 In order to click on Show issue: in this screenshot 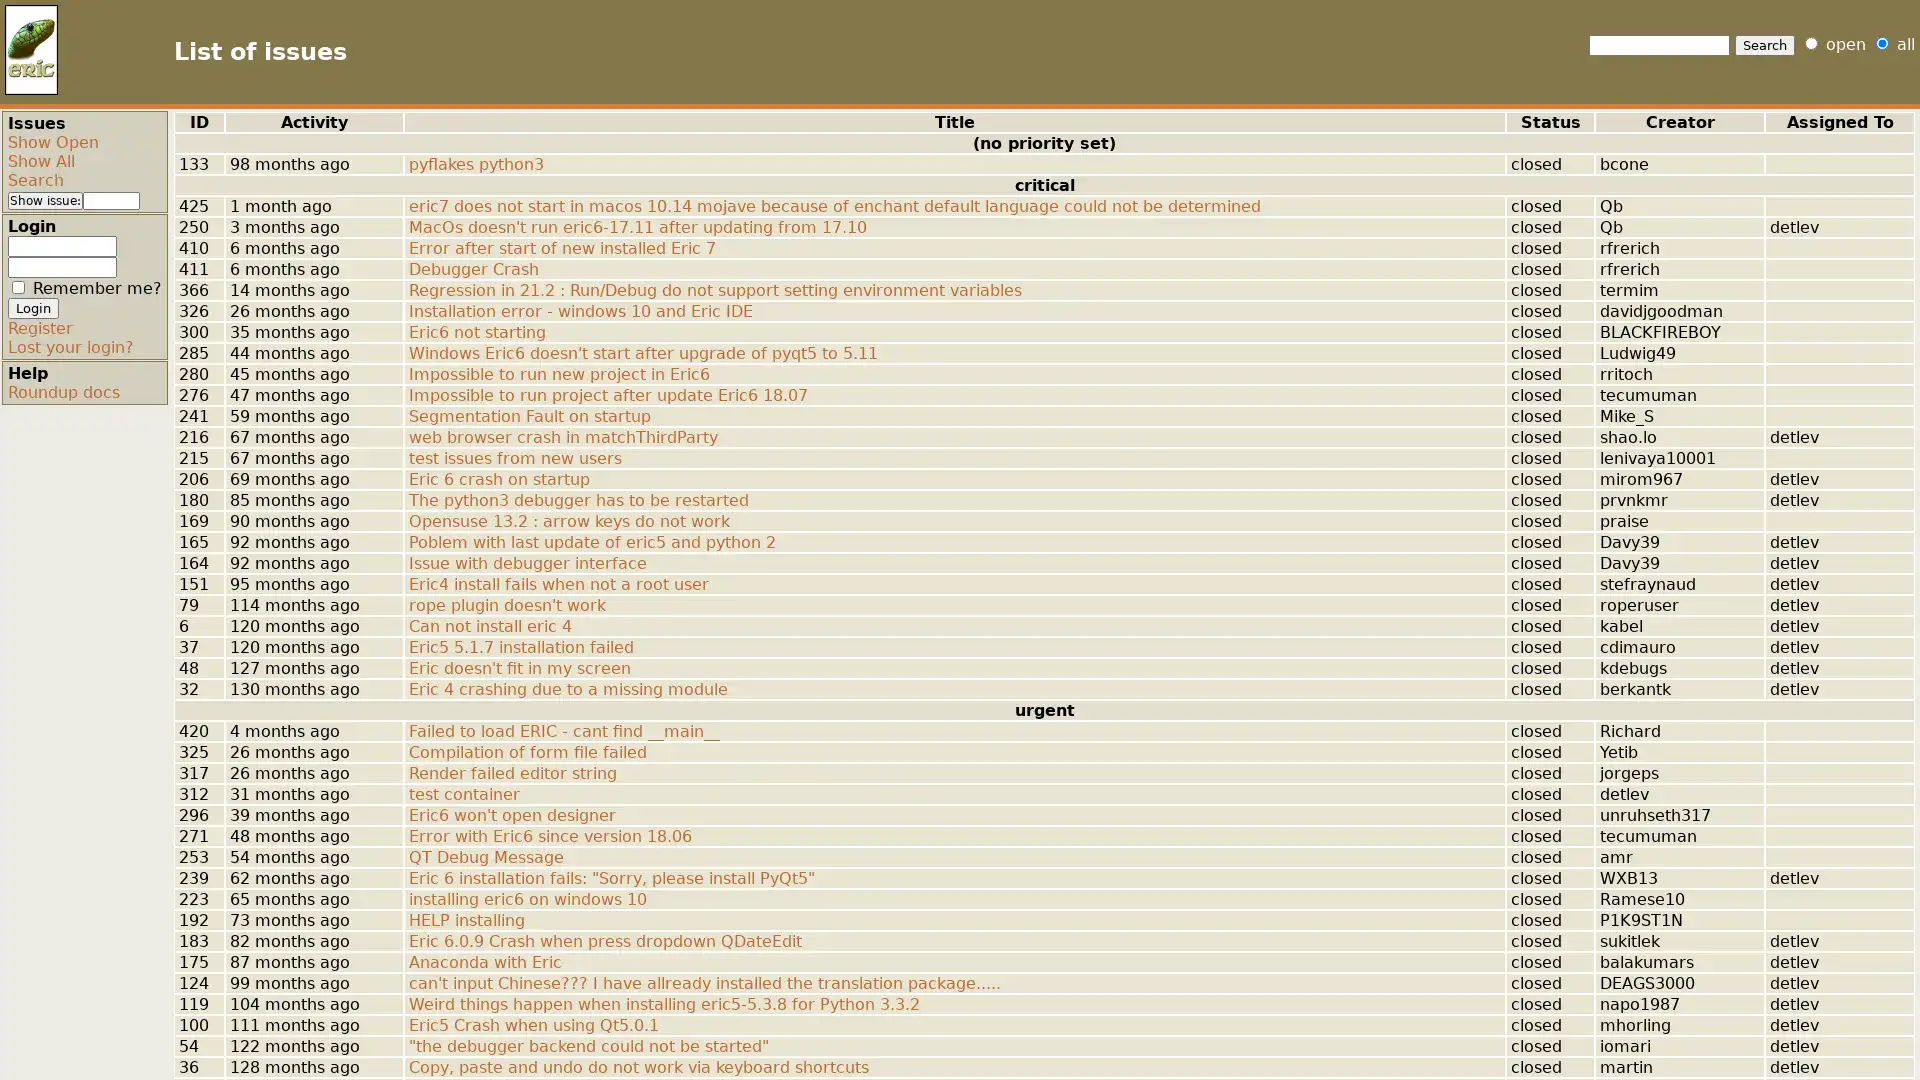, I will do `click(45, 200)`.